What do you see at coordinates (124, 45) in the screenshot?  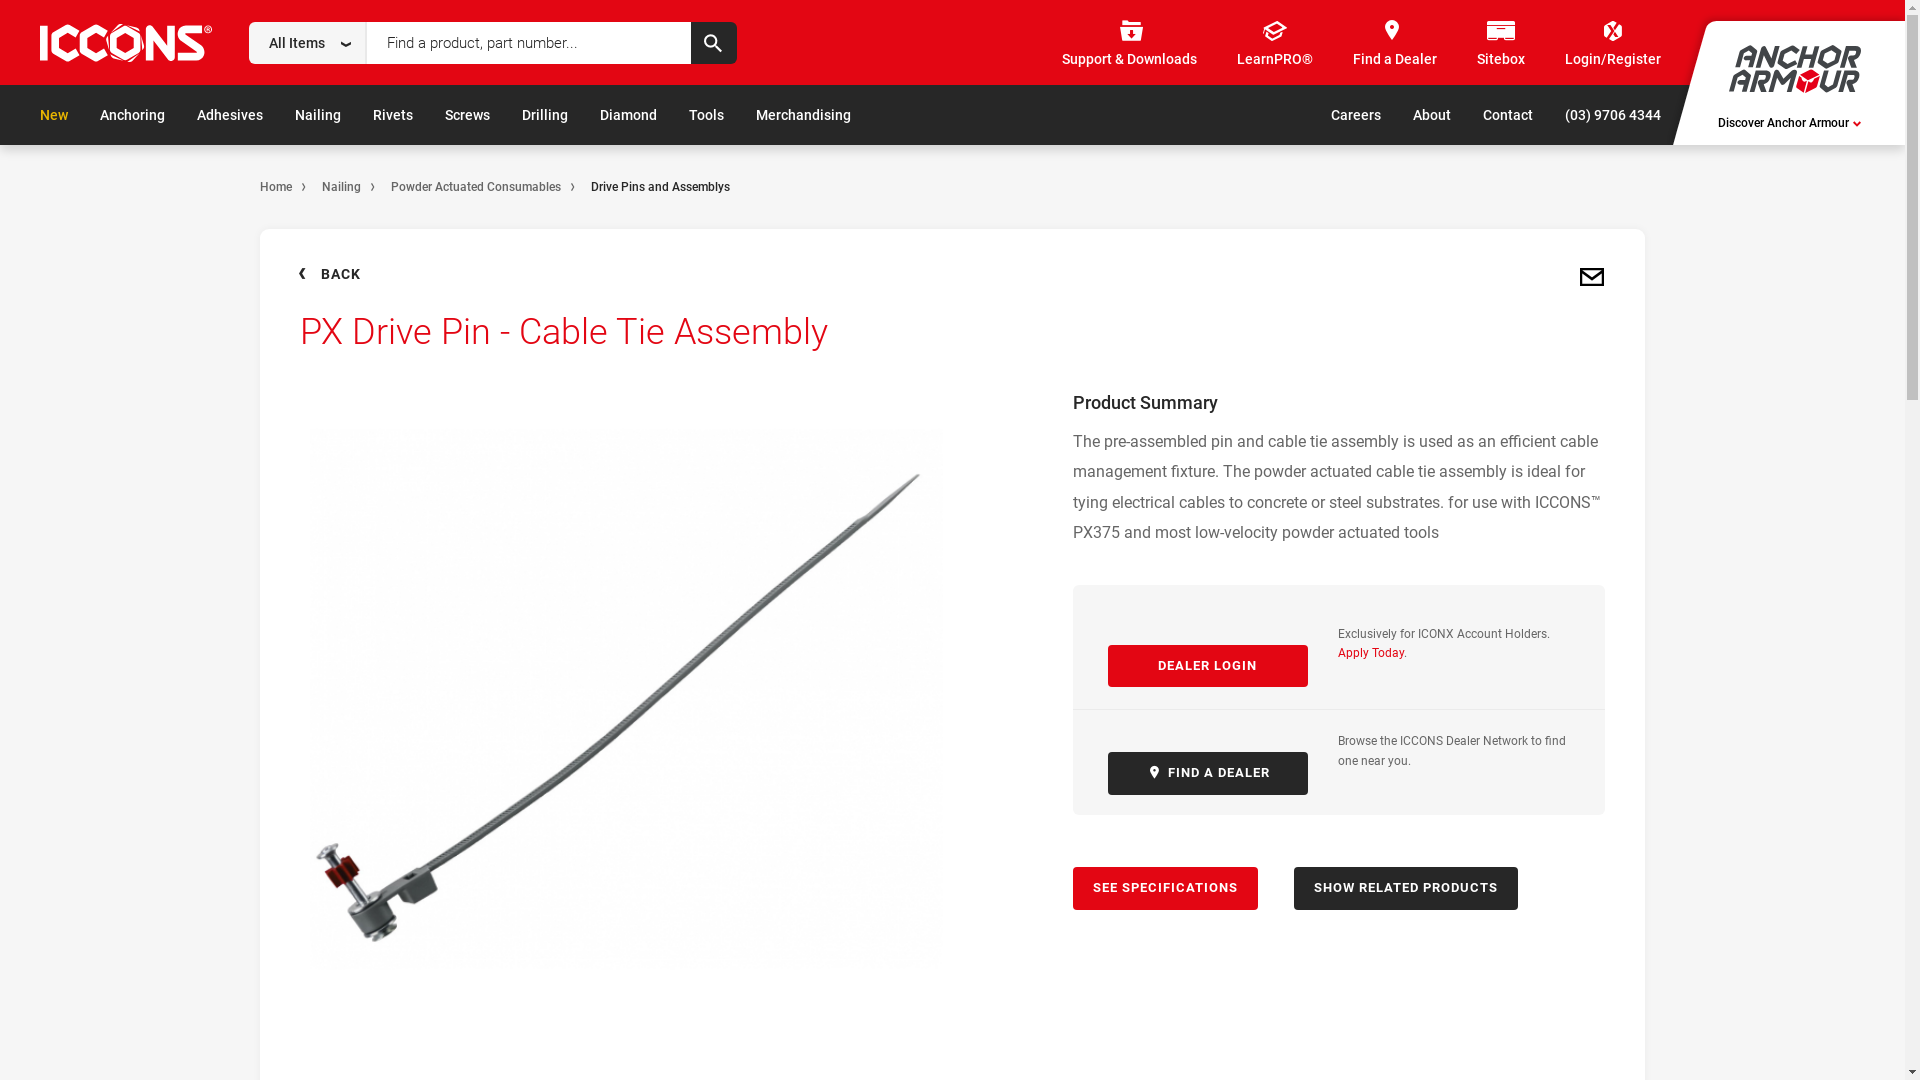 I see `'ICCONS - The serious fixings wholesaler'` at bounding box center [124, 45].